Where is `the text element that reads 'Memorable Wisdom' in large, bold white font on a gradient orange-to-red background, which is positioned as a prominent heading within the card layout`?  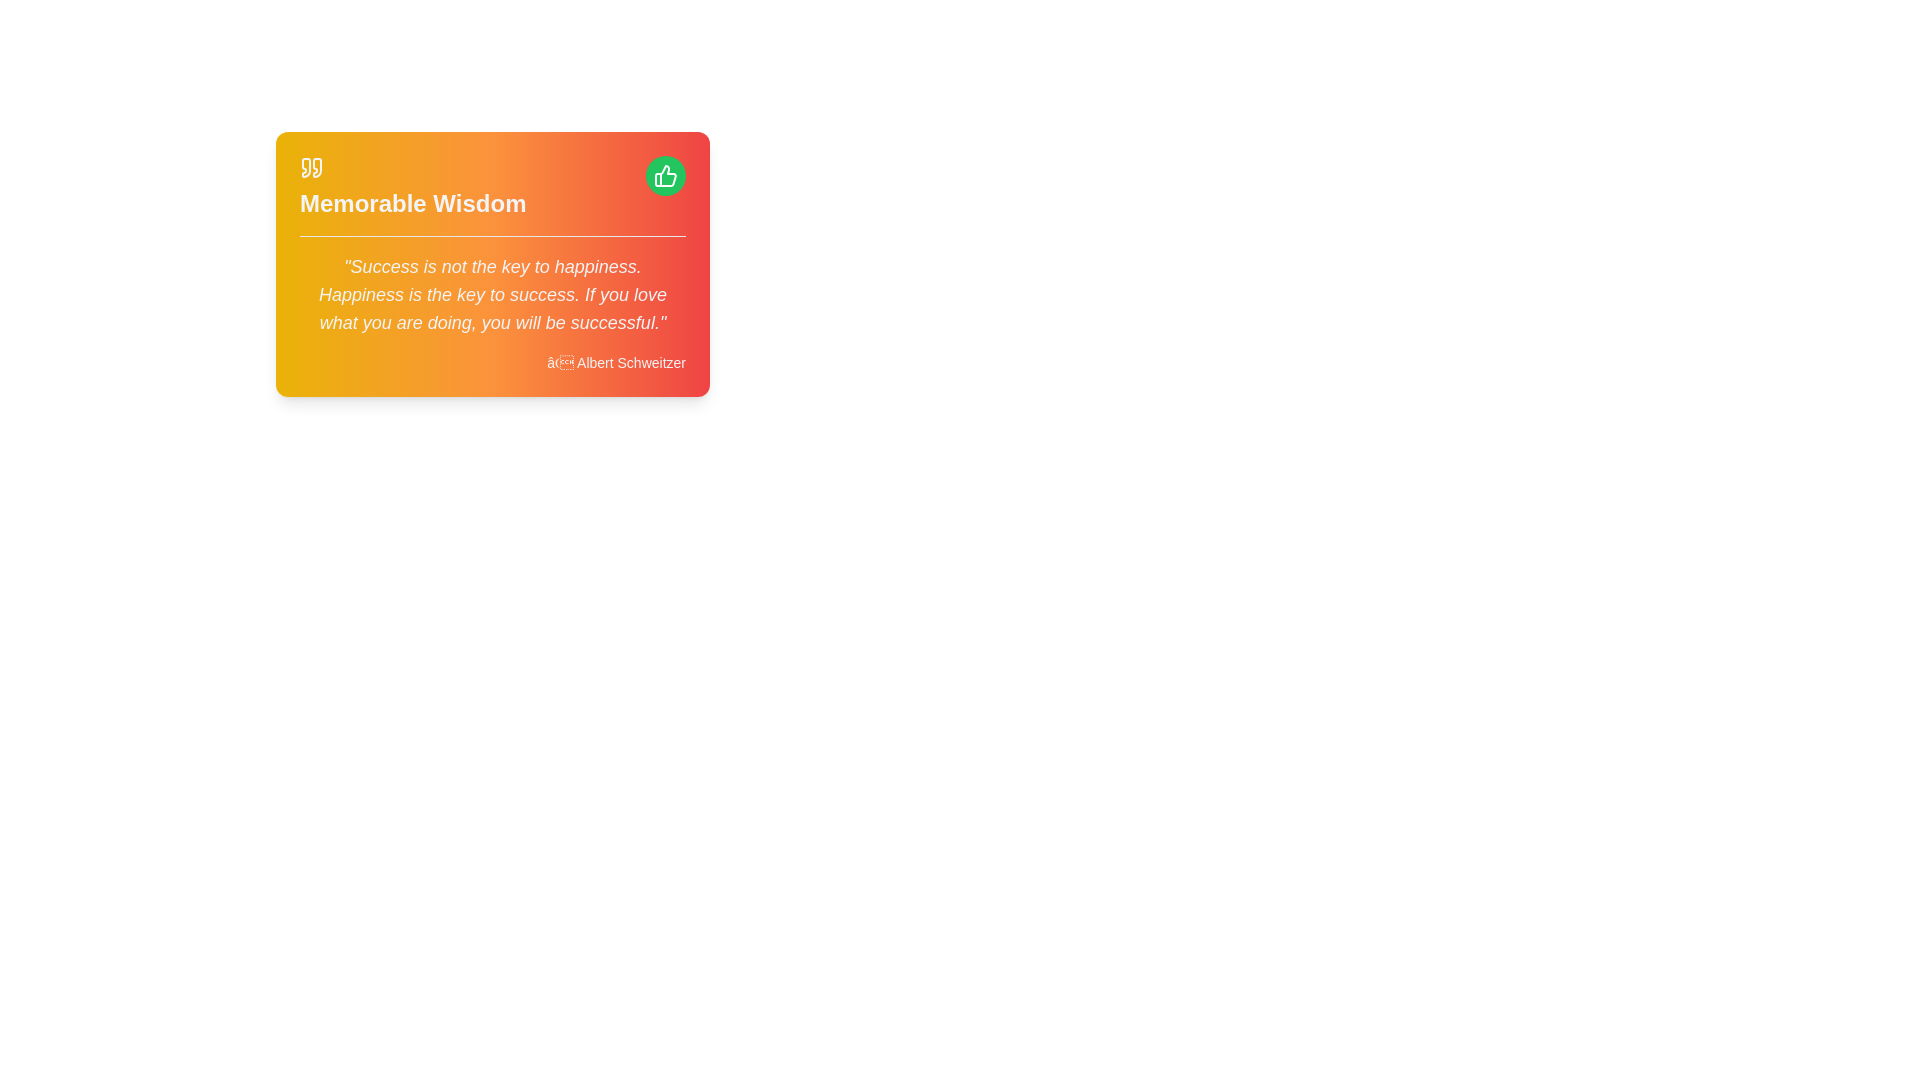 the text element that reads 'Memorable Wisdom' in large, bold white font on a gradient orange-to-red background, which is positioned as a prominent heading within the card layout is located at coordinates (412, 188).